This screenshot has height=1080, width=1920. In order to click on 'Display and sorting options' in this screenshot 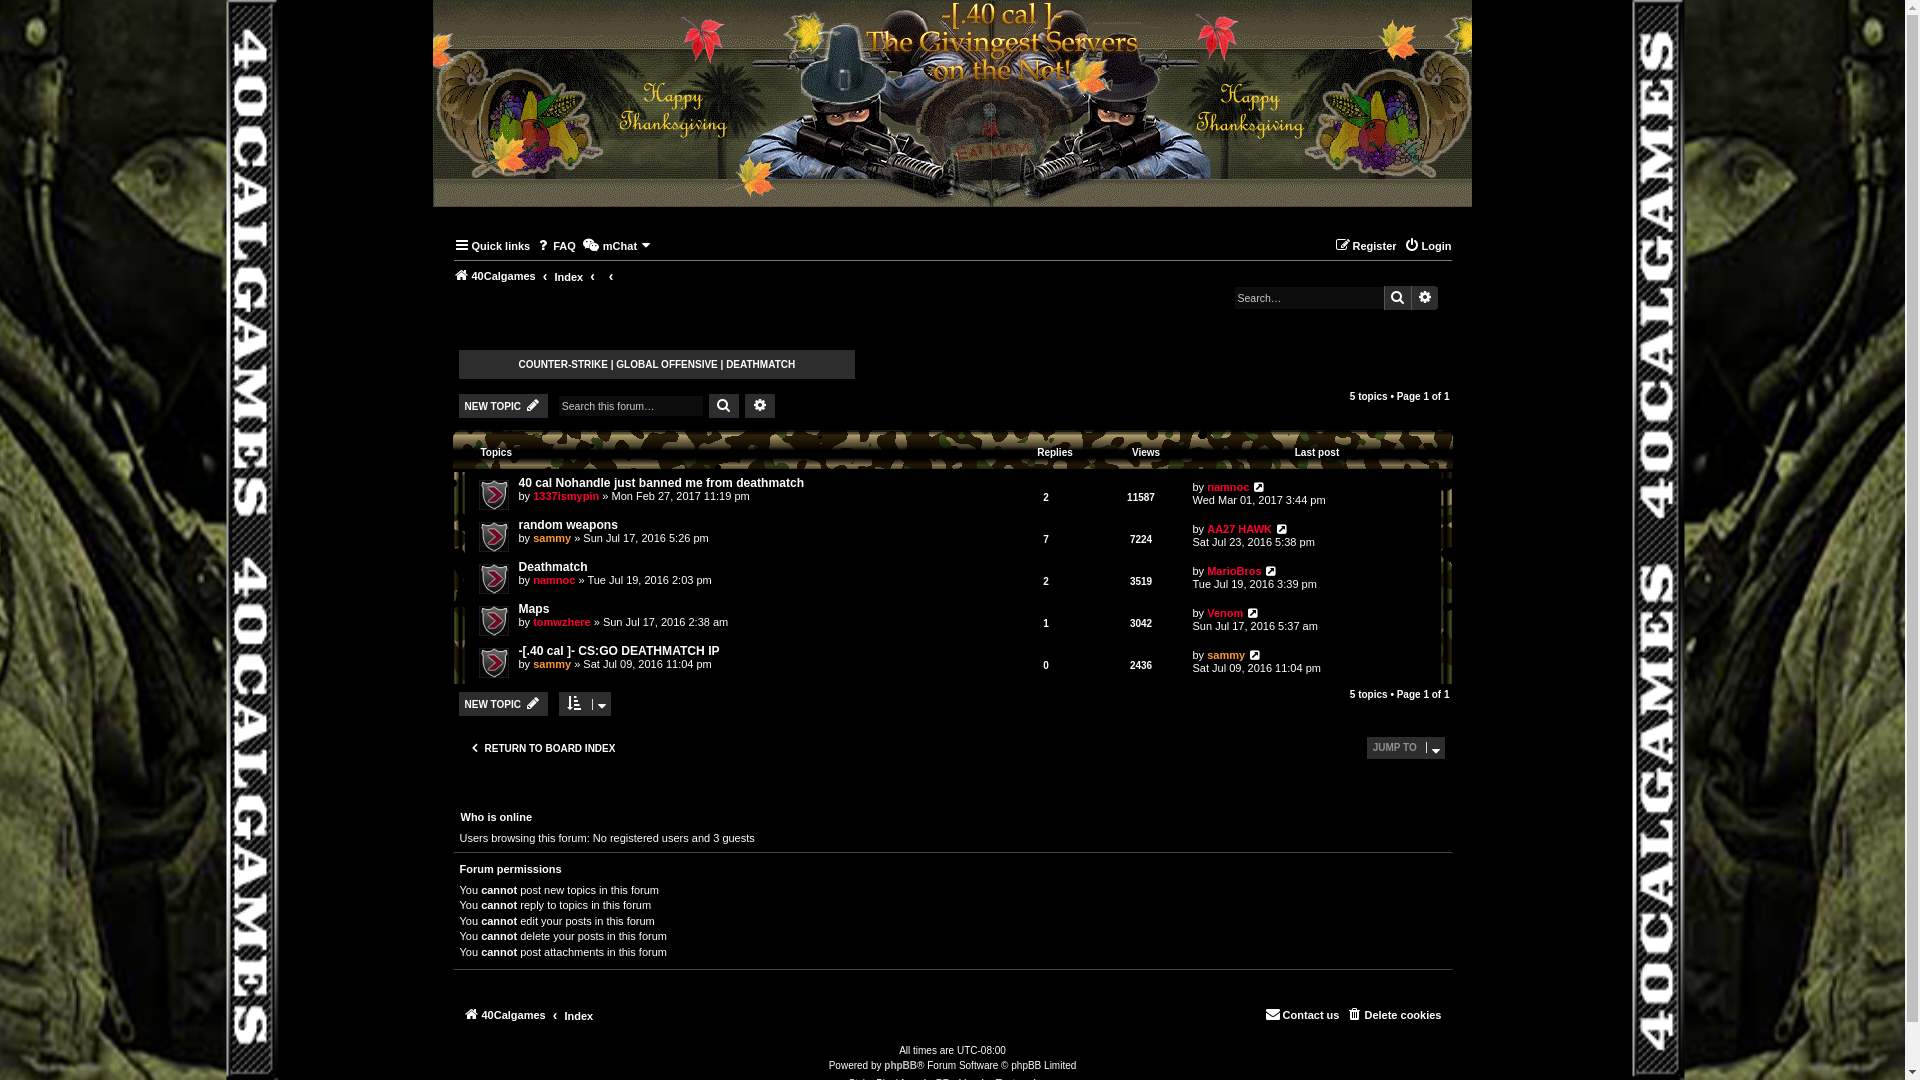, I will do `click(584, 703)`.